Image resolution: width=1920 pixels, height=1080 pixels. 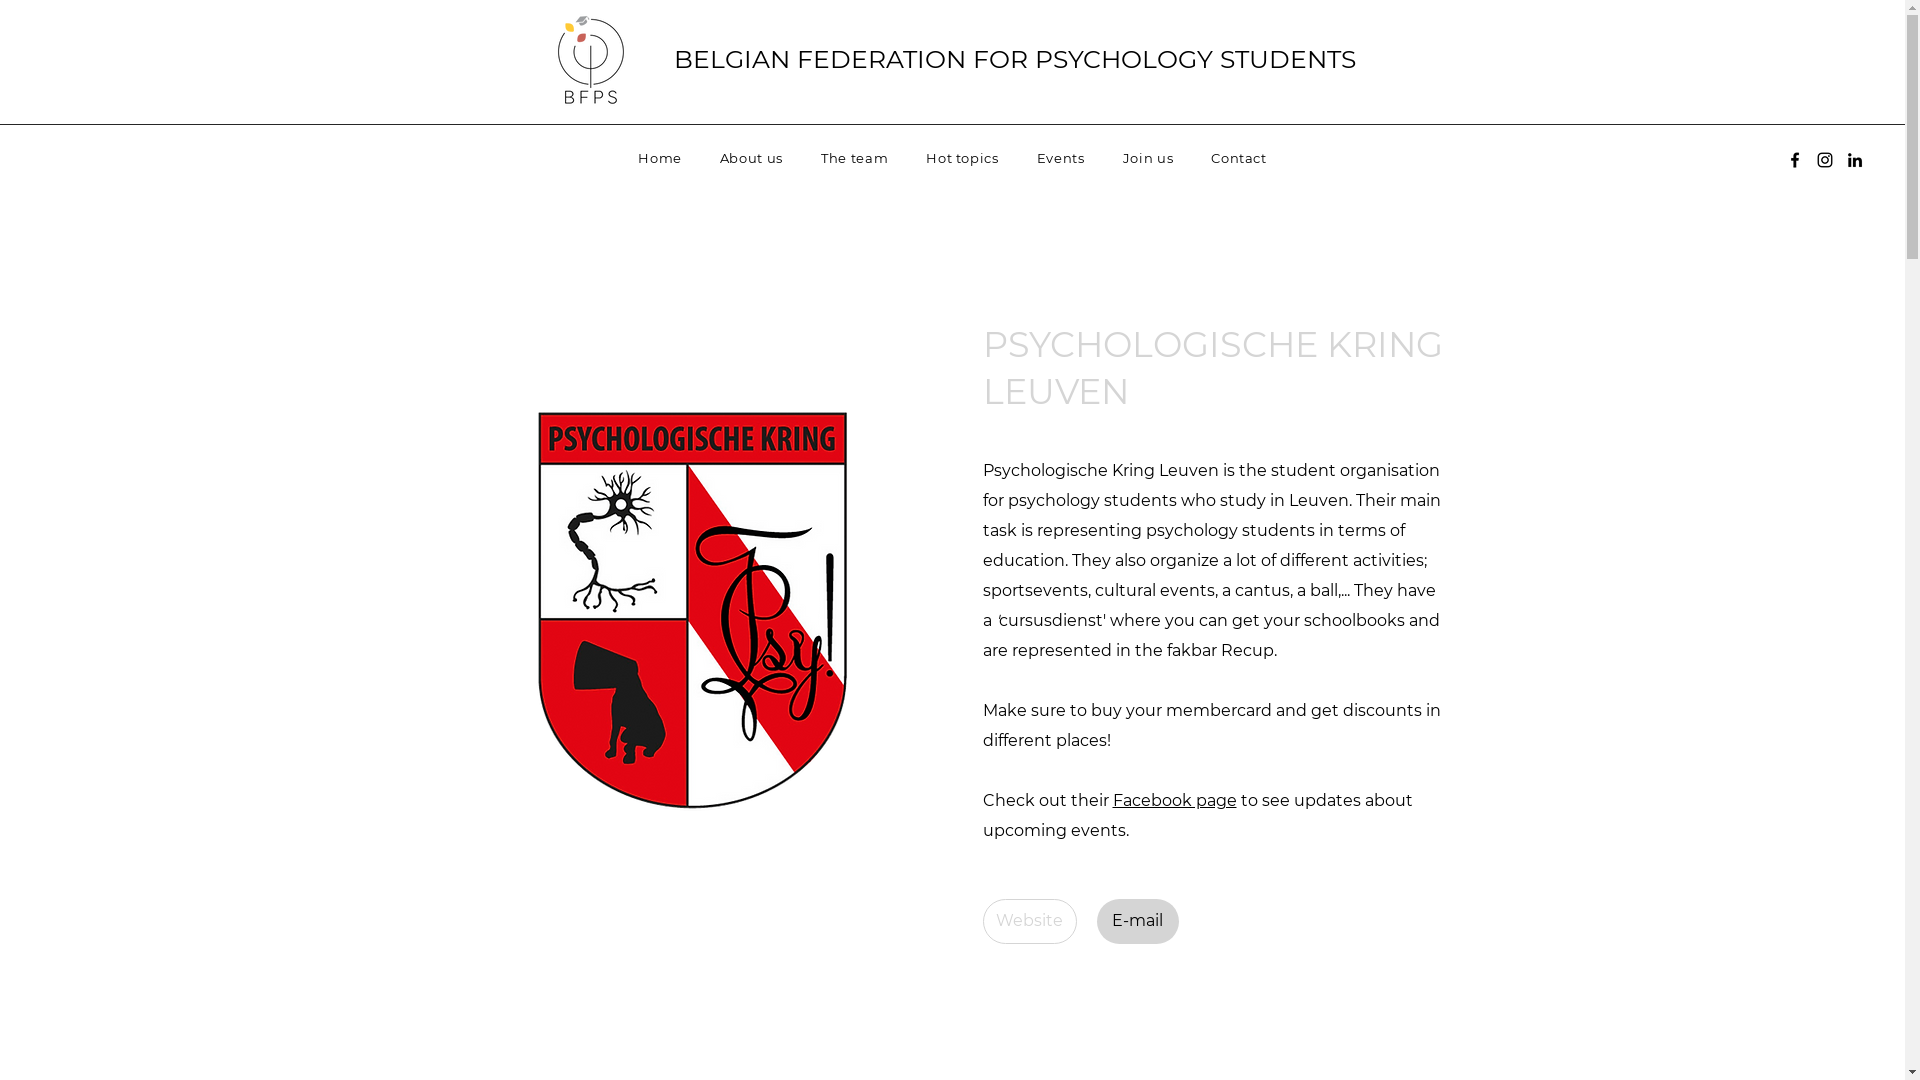 What do you see at coordinates (1028, 921) in the screenshot?
I see `'Website'` at bounding box center [1028, 921].